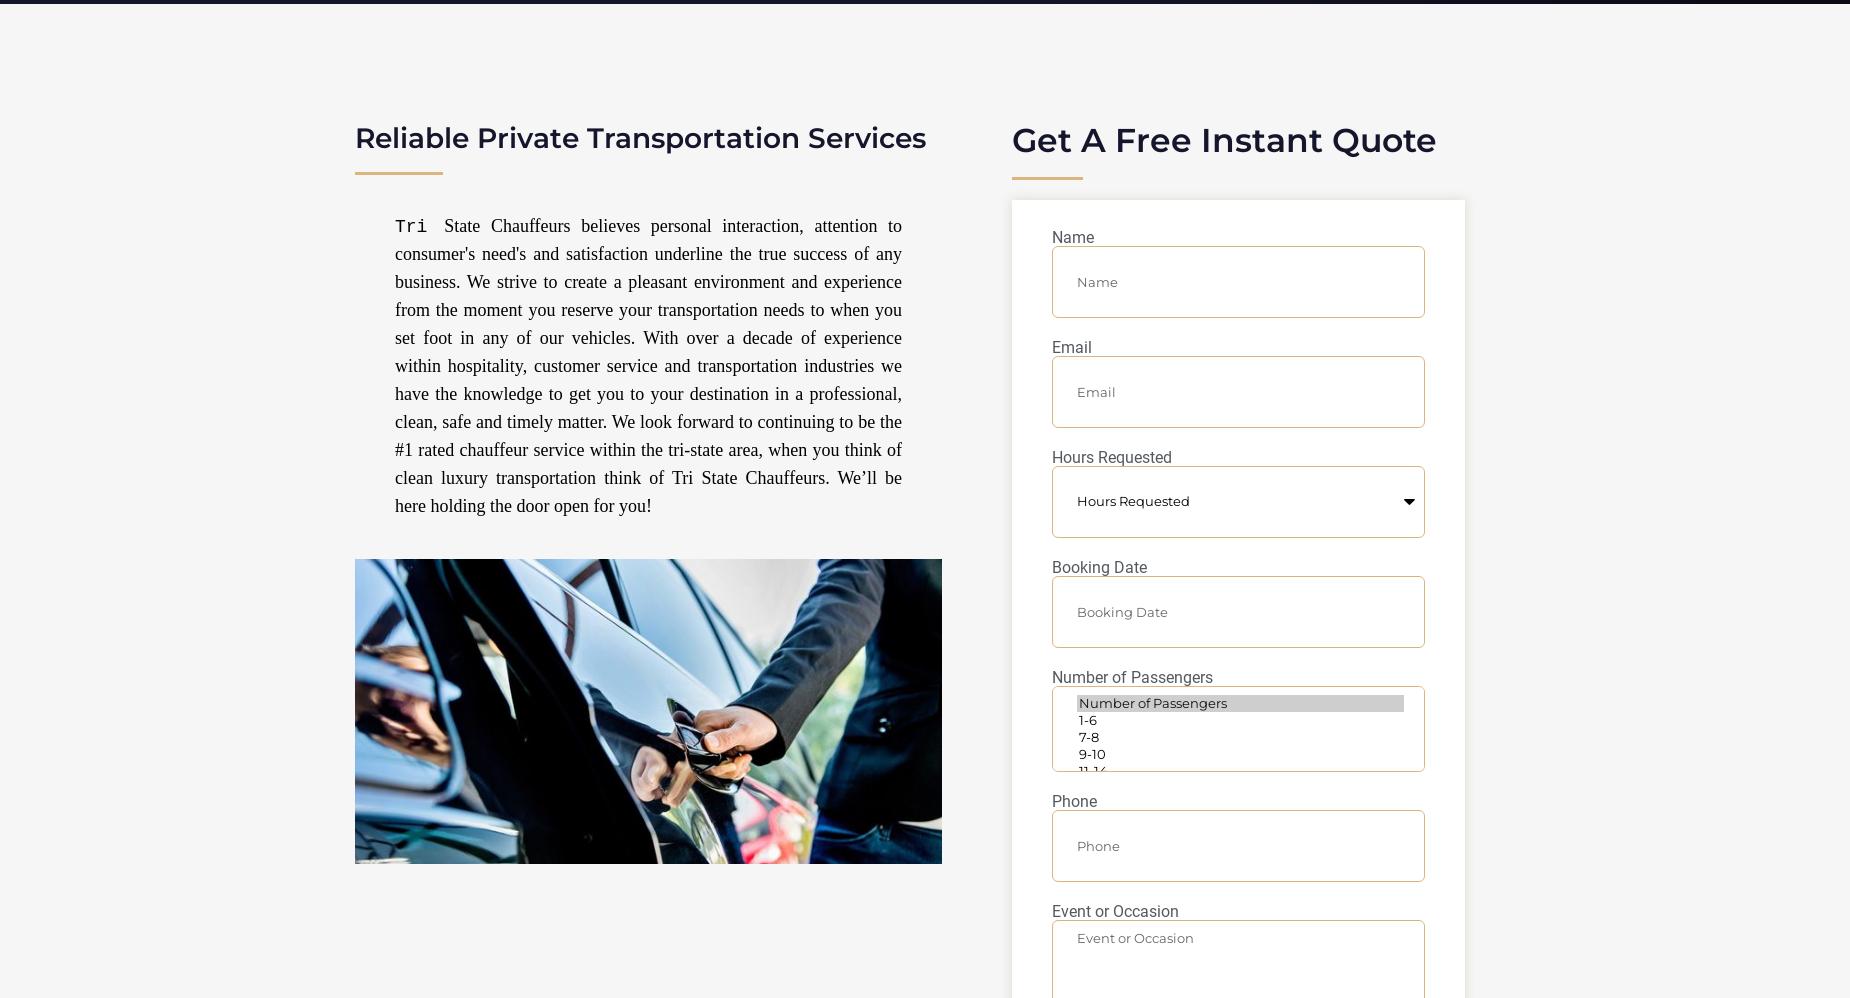 The height and width of the screenshot is (998, 1850). I want to click on 'Get A Free Instant Quote', so click(1223, 140).